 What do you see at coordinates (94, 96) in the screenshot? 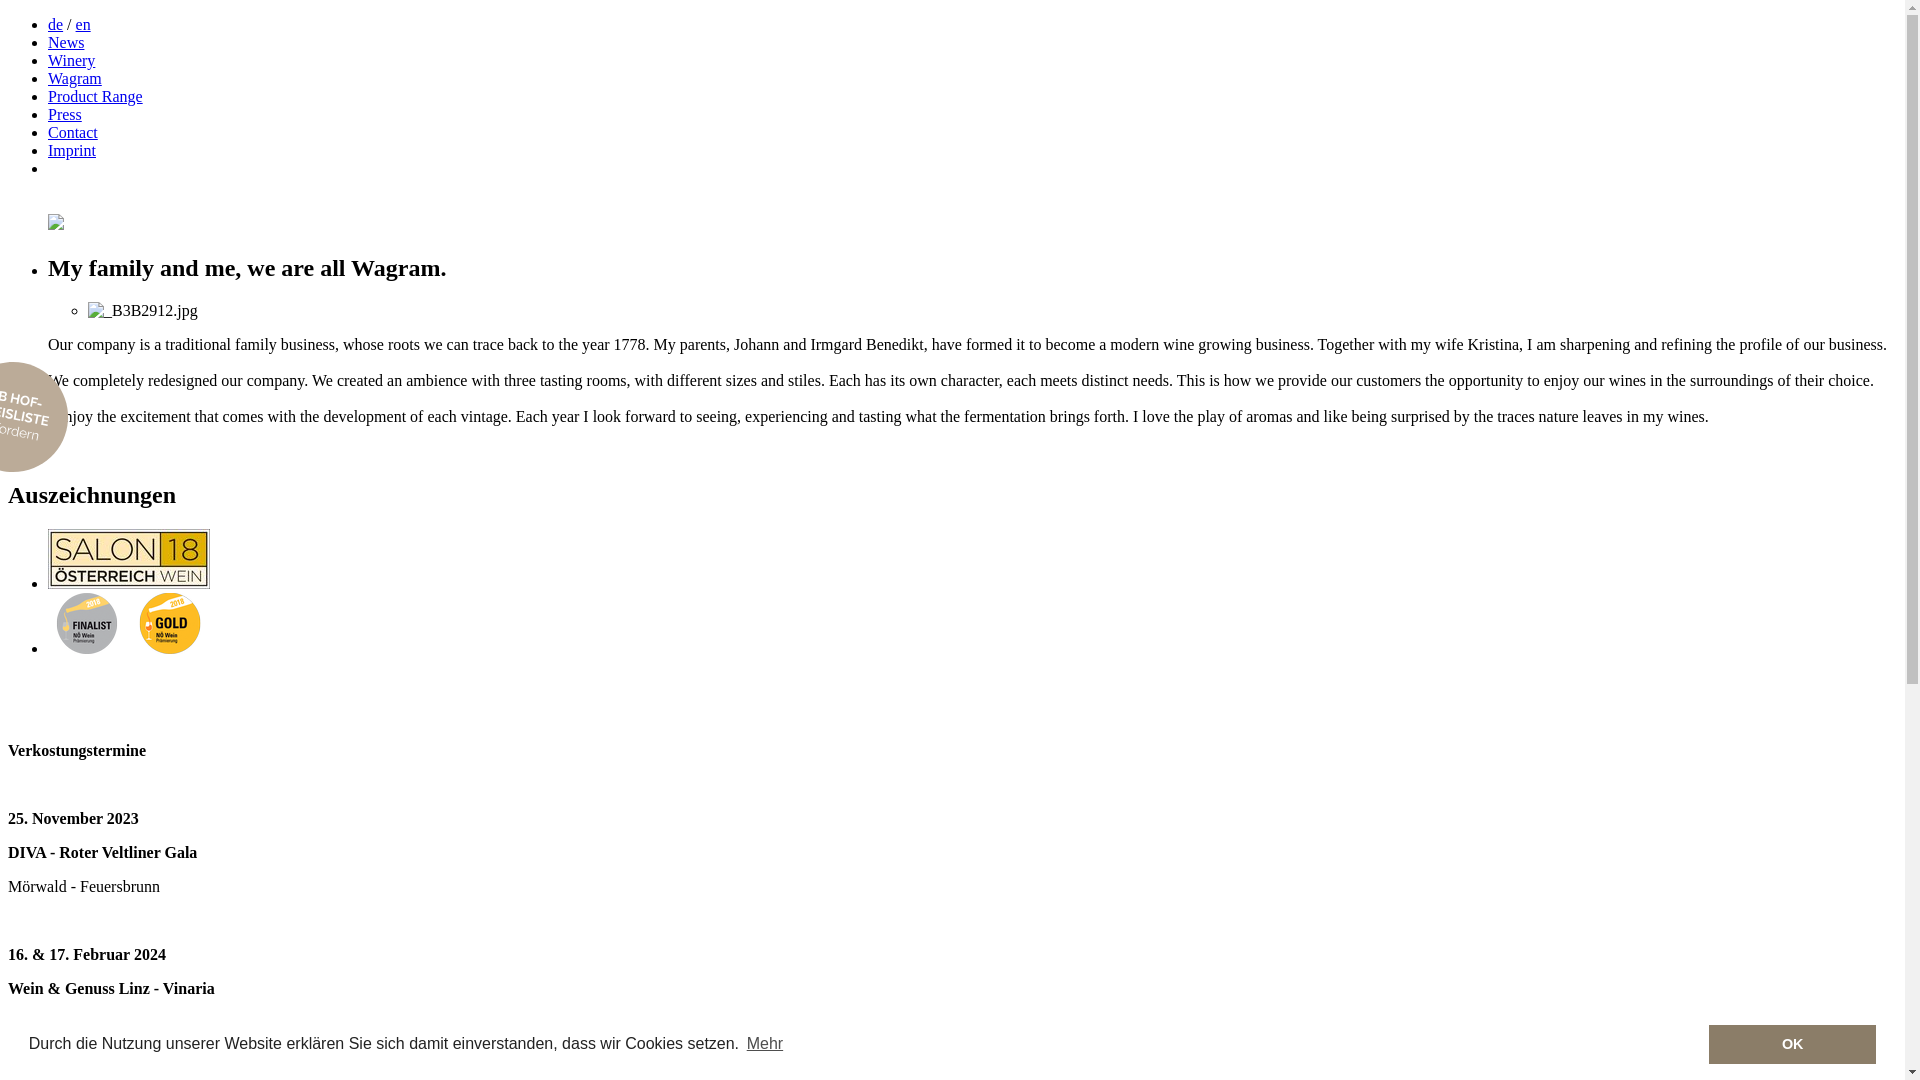
I see `'Product Range'` at bounding box center [94, 96].